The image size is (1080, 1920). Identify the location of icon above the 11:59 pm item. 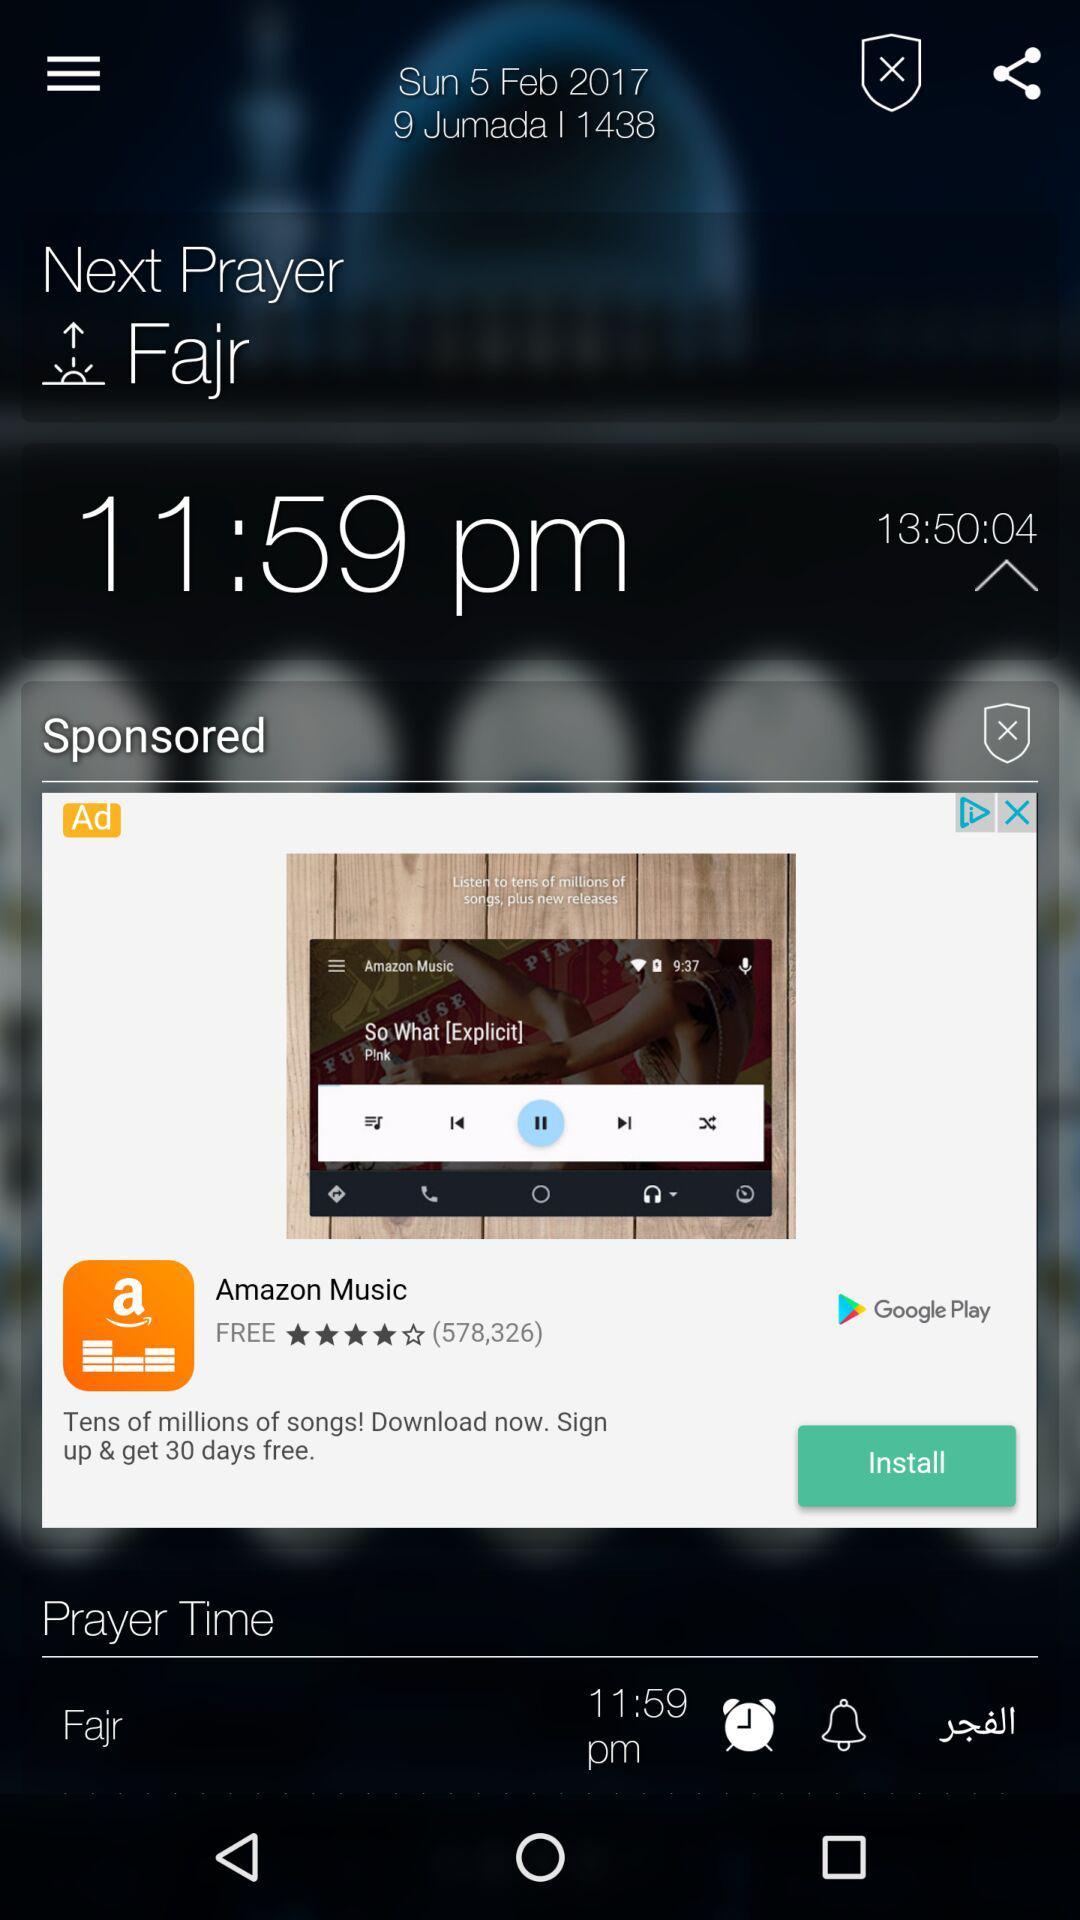
(72, 353).